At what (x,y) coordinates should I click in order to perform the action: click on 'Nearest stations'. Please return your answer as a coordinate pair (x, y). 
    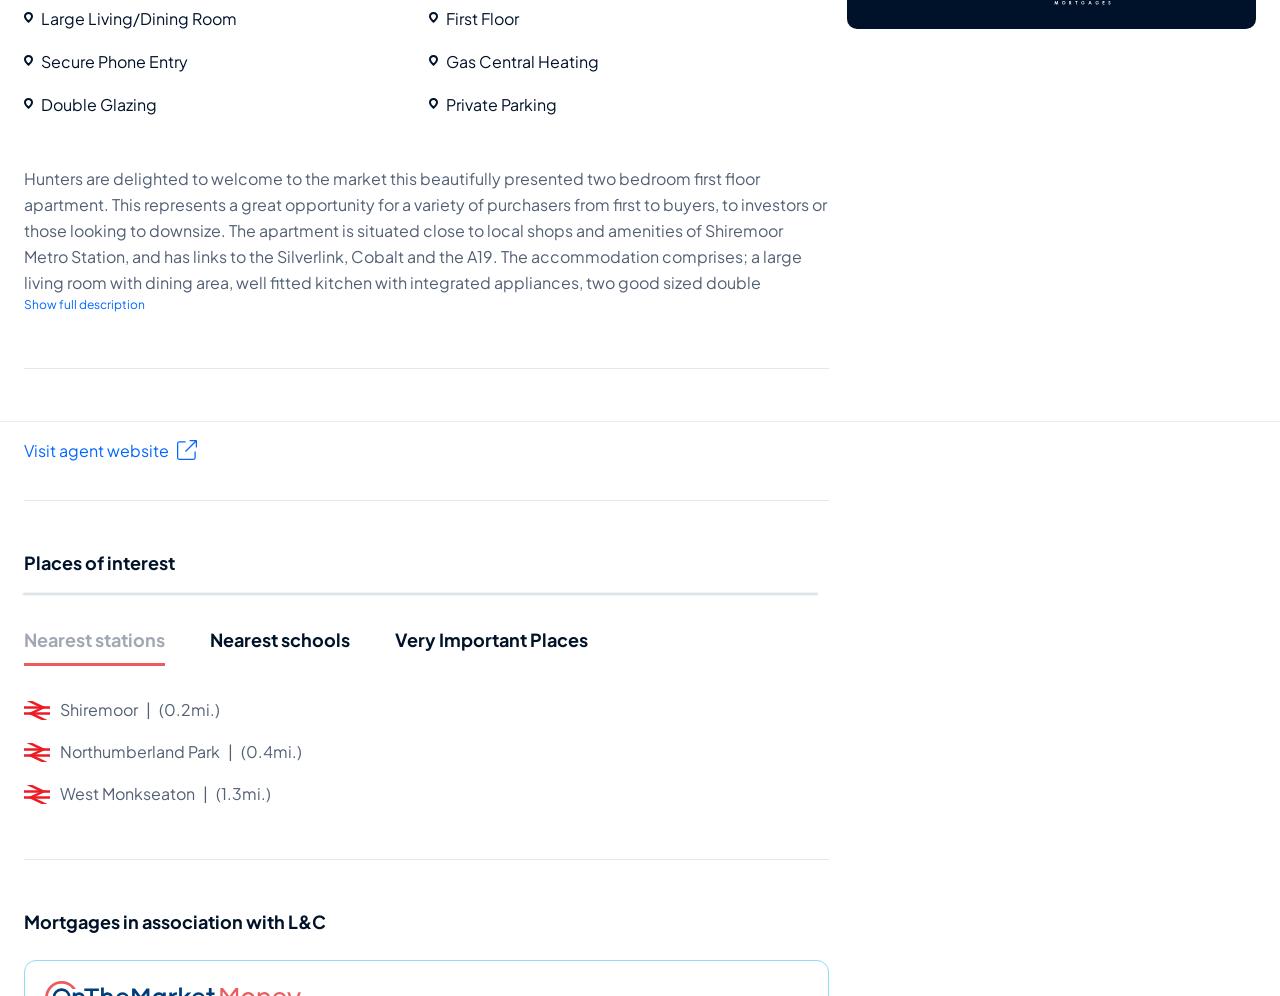
    Looking at the image, I should click on (23, 637).